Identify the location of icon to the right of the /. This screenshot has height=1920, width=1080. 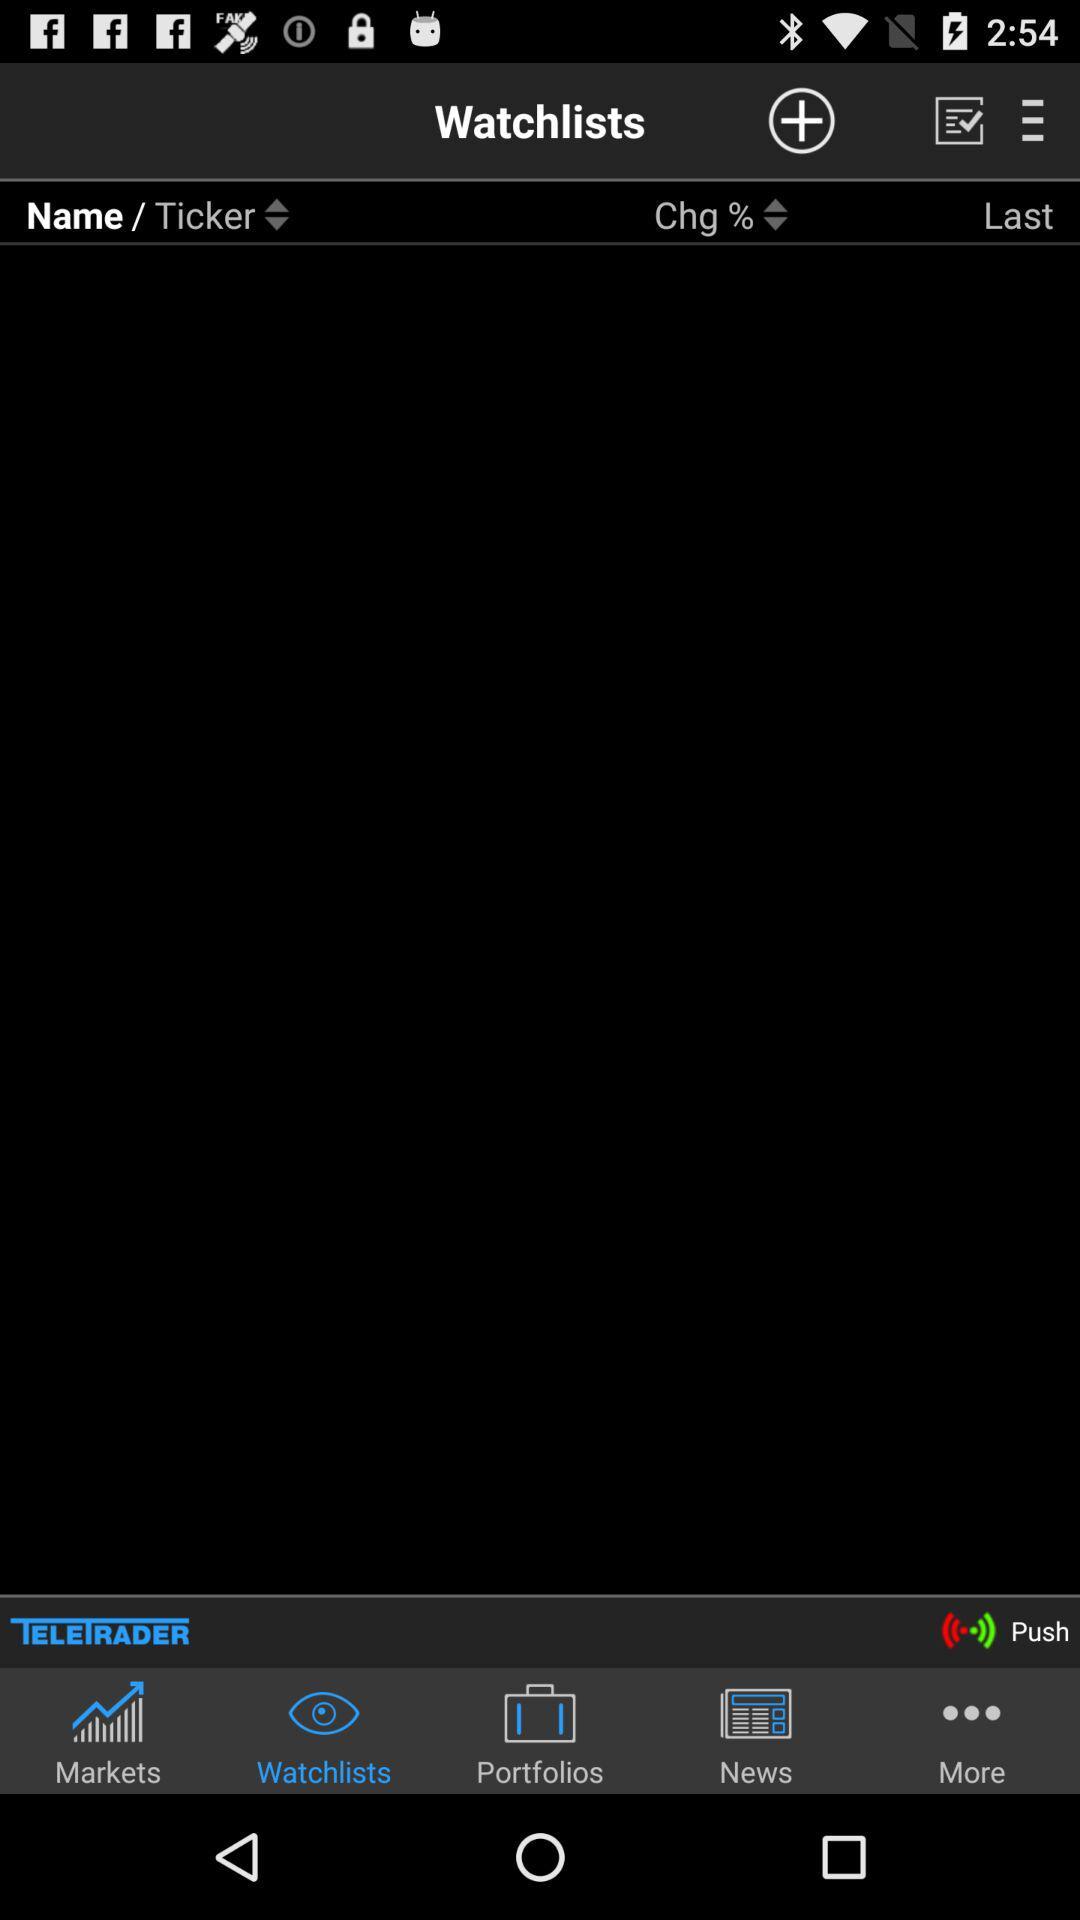
(205, 214).